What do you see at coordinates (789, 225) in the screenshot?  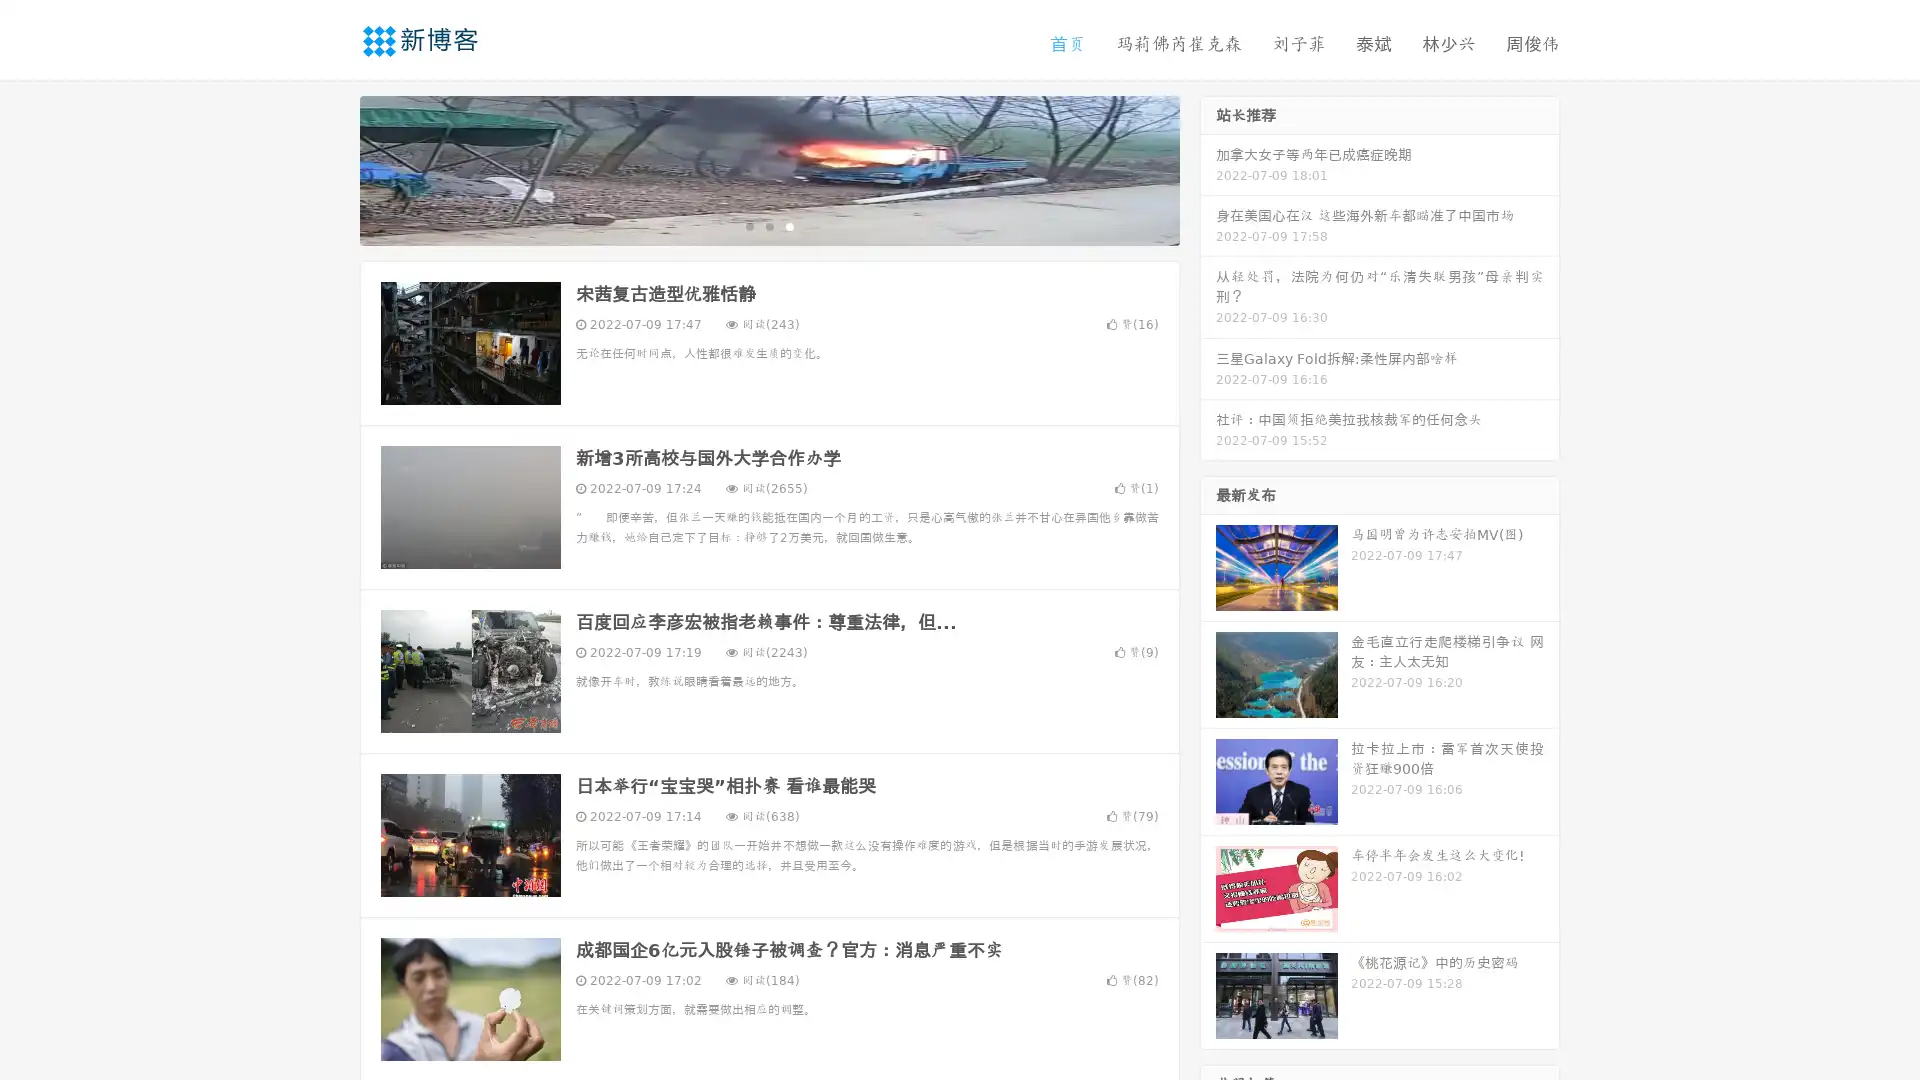 I see `Go to slide 3` at bounding box center [789, 225].